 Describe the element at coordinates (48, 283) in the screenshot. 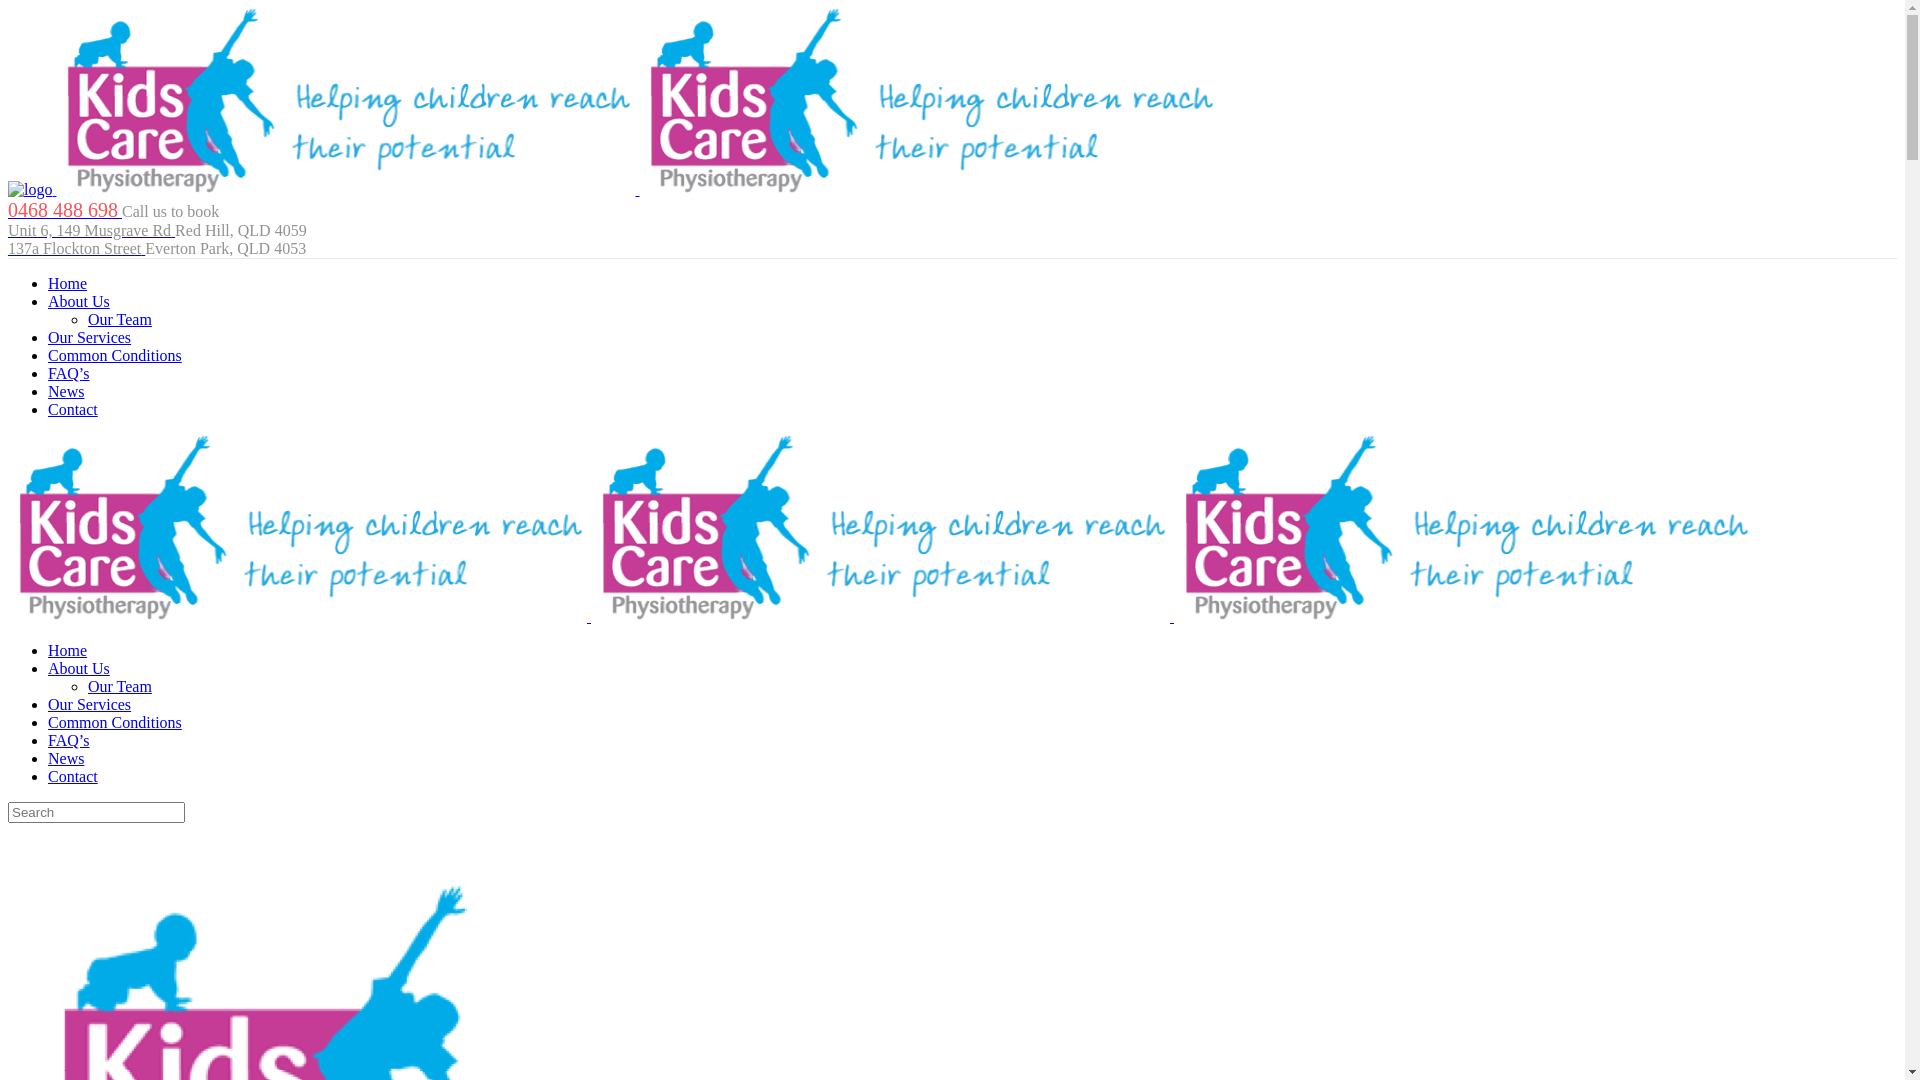

I see `'Home'` at that location.